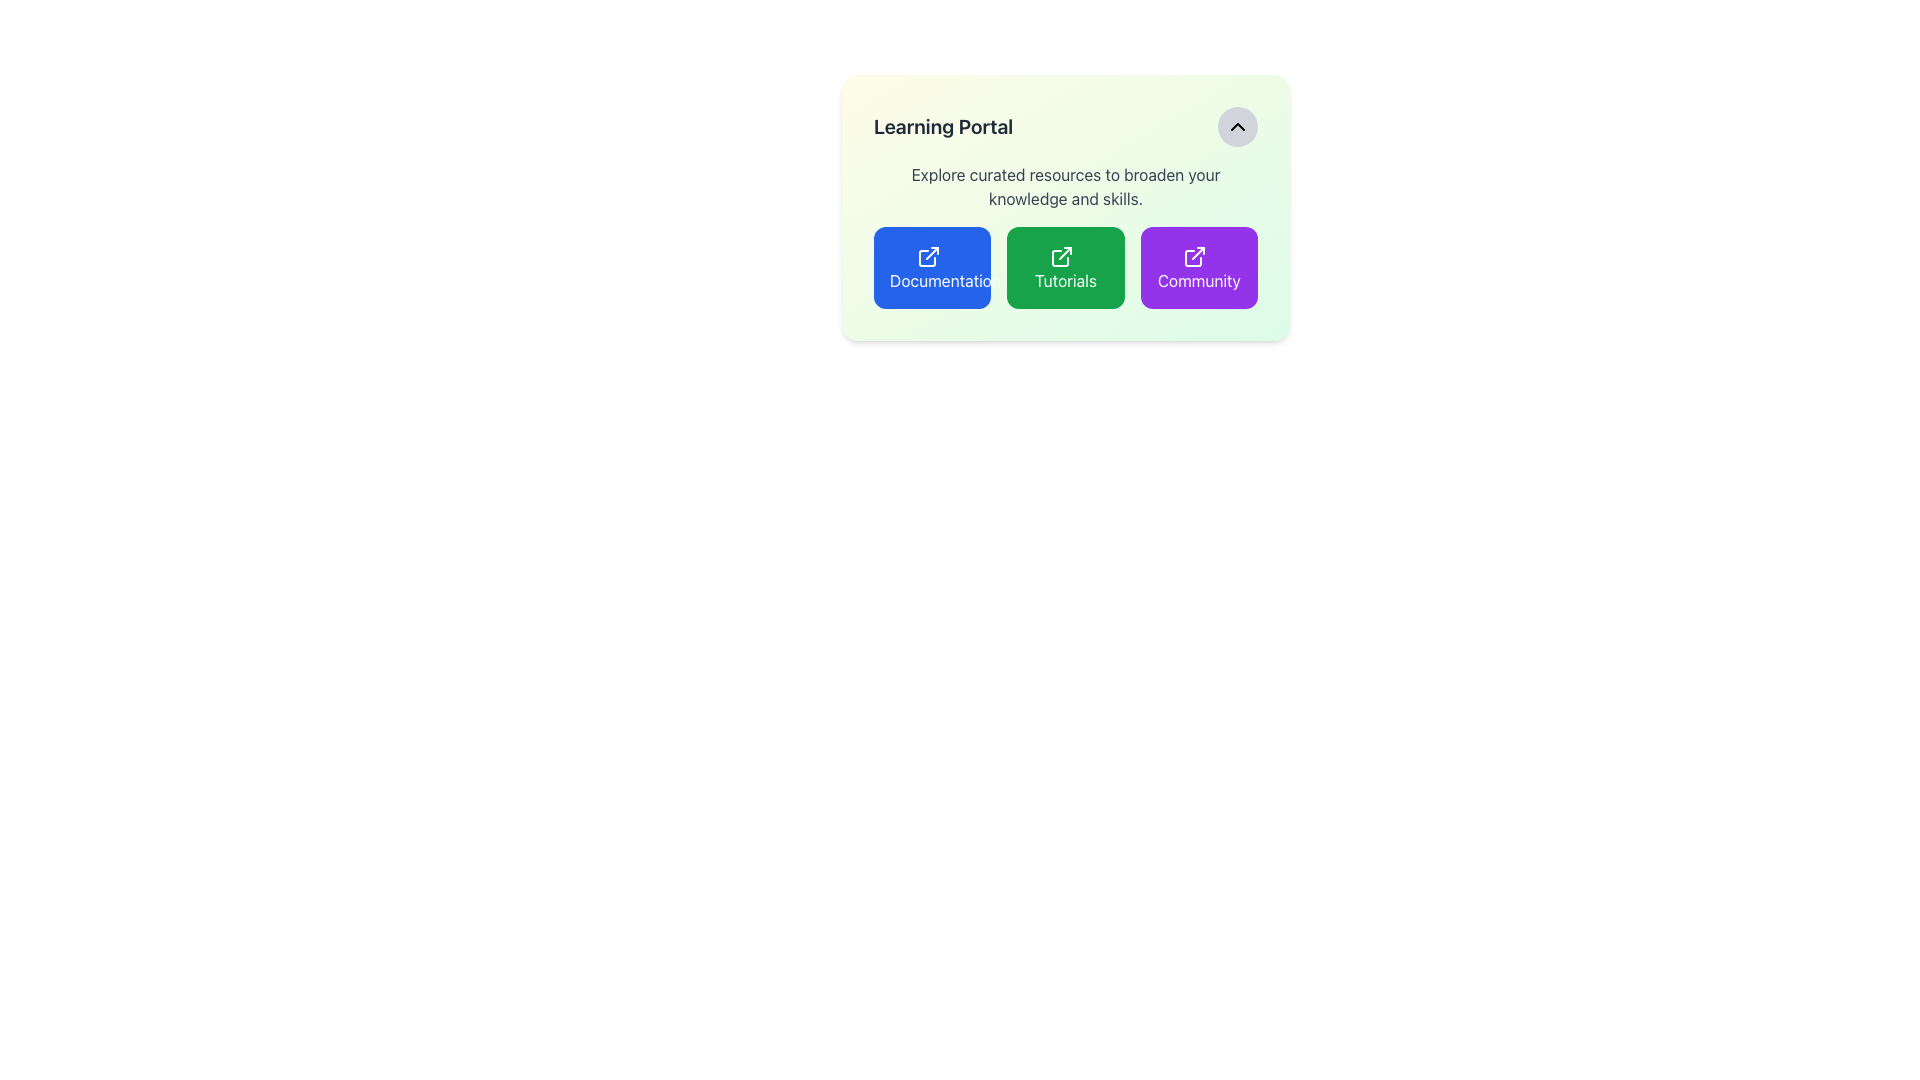  What do you see at coordinates (1199, 266) in the screenshot?
I see `the 'Community' button with a vibrant purple background and white text` at bounding box center [1199, 266].